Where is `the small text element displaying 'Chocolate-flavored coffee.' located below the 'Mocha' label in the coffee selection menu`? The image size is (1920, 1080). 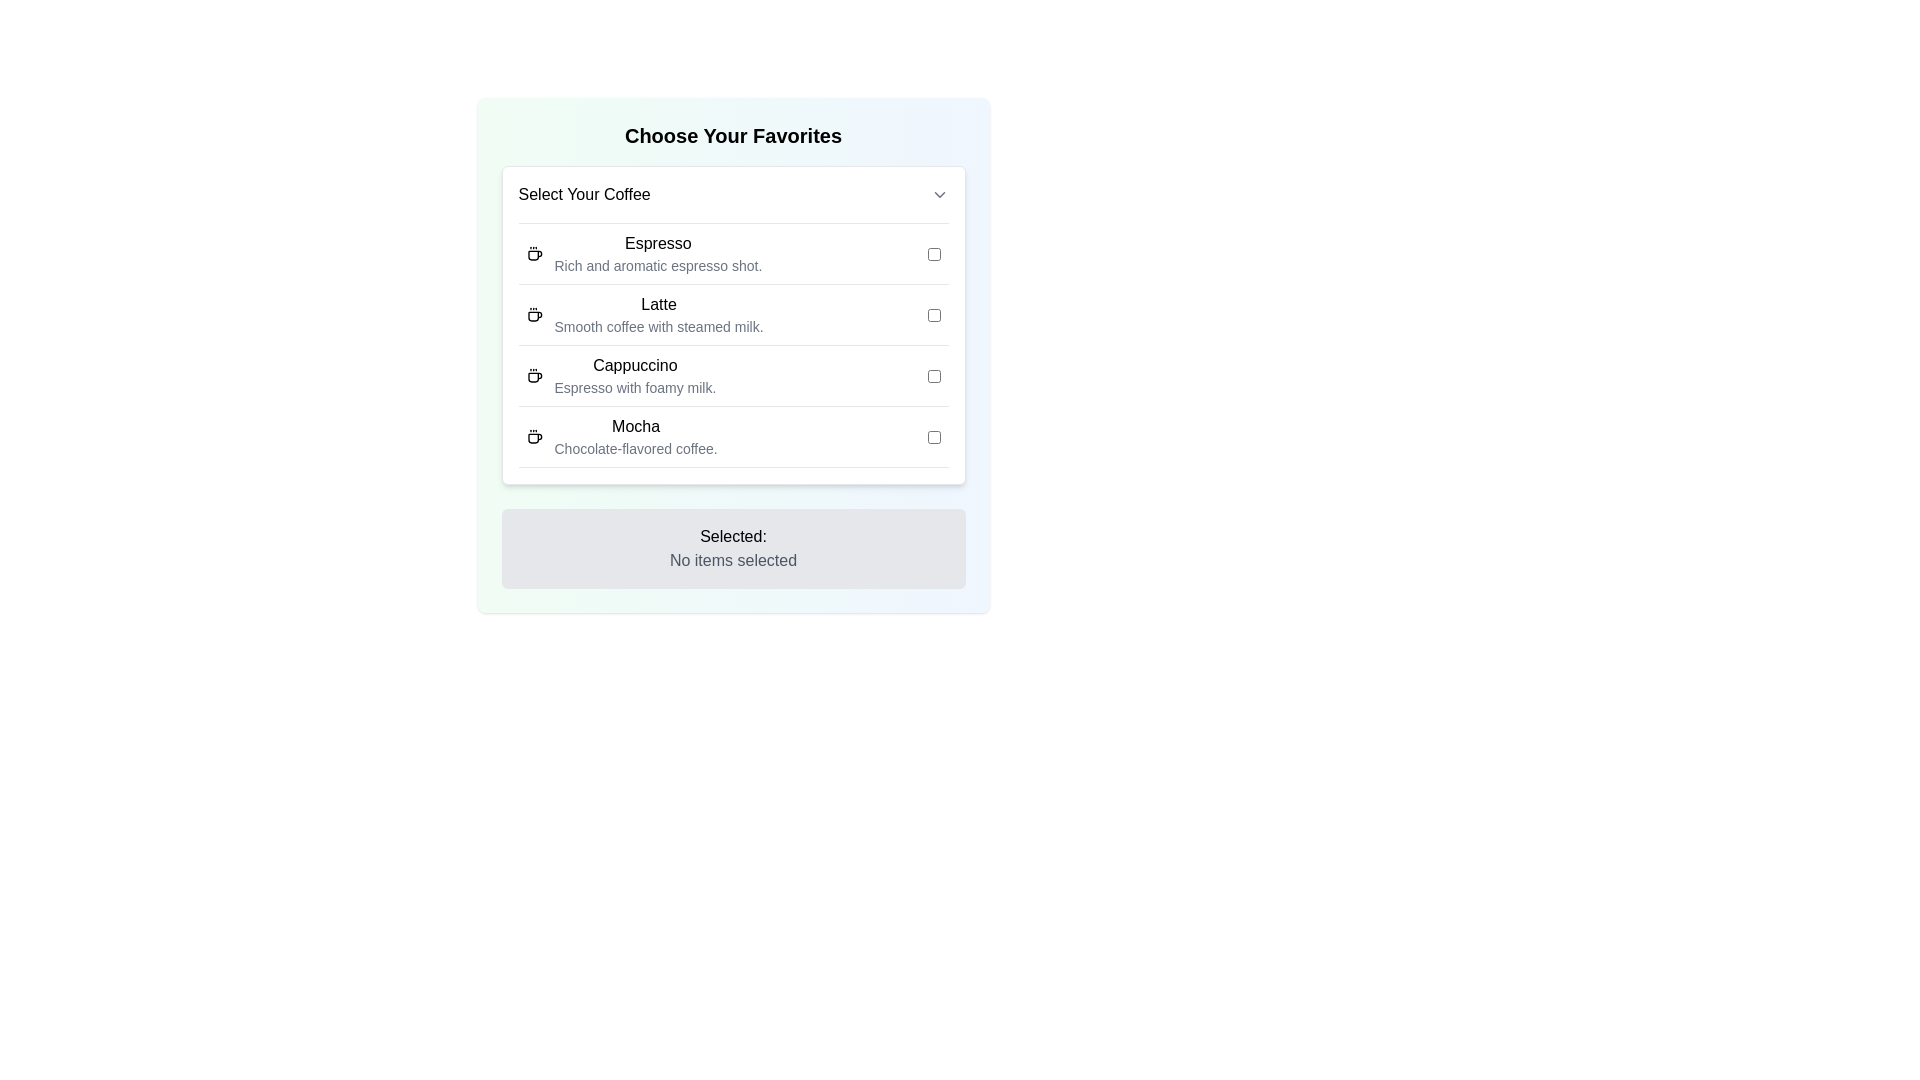 the small text element displaying 'Chocolate-flavored coffee.' located below the 'Mocha' label in the coffee selection menu is located at coordinates (635, 447).